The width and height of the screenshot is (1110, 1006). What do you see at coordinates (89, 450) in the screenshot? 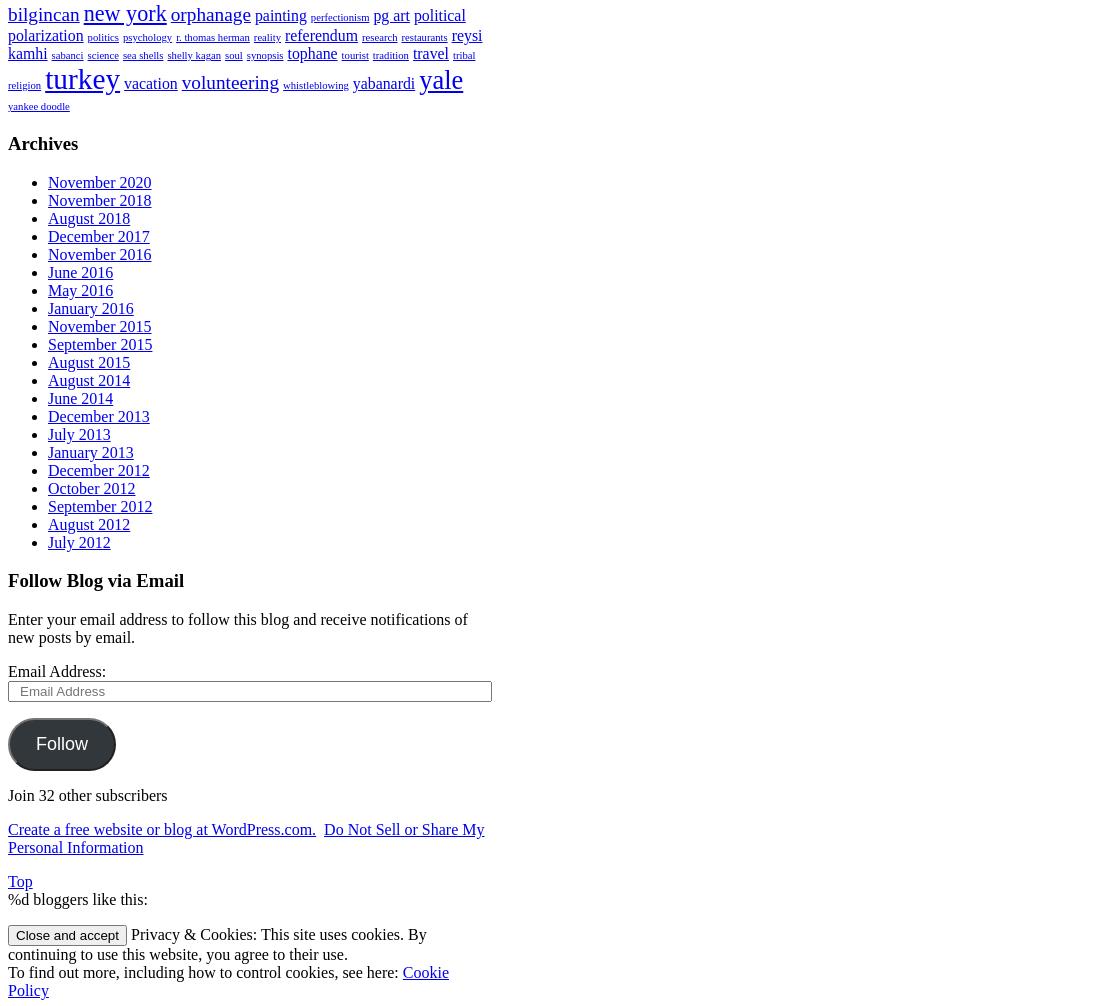
I see `'January 2013'` at bounding box center [89, 450].